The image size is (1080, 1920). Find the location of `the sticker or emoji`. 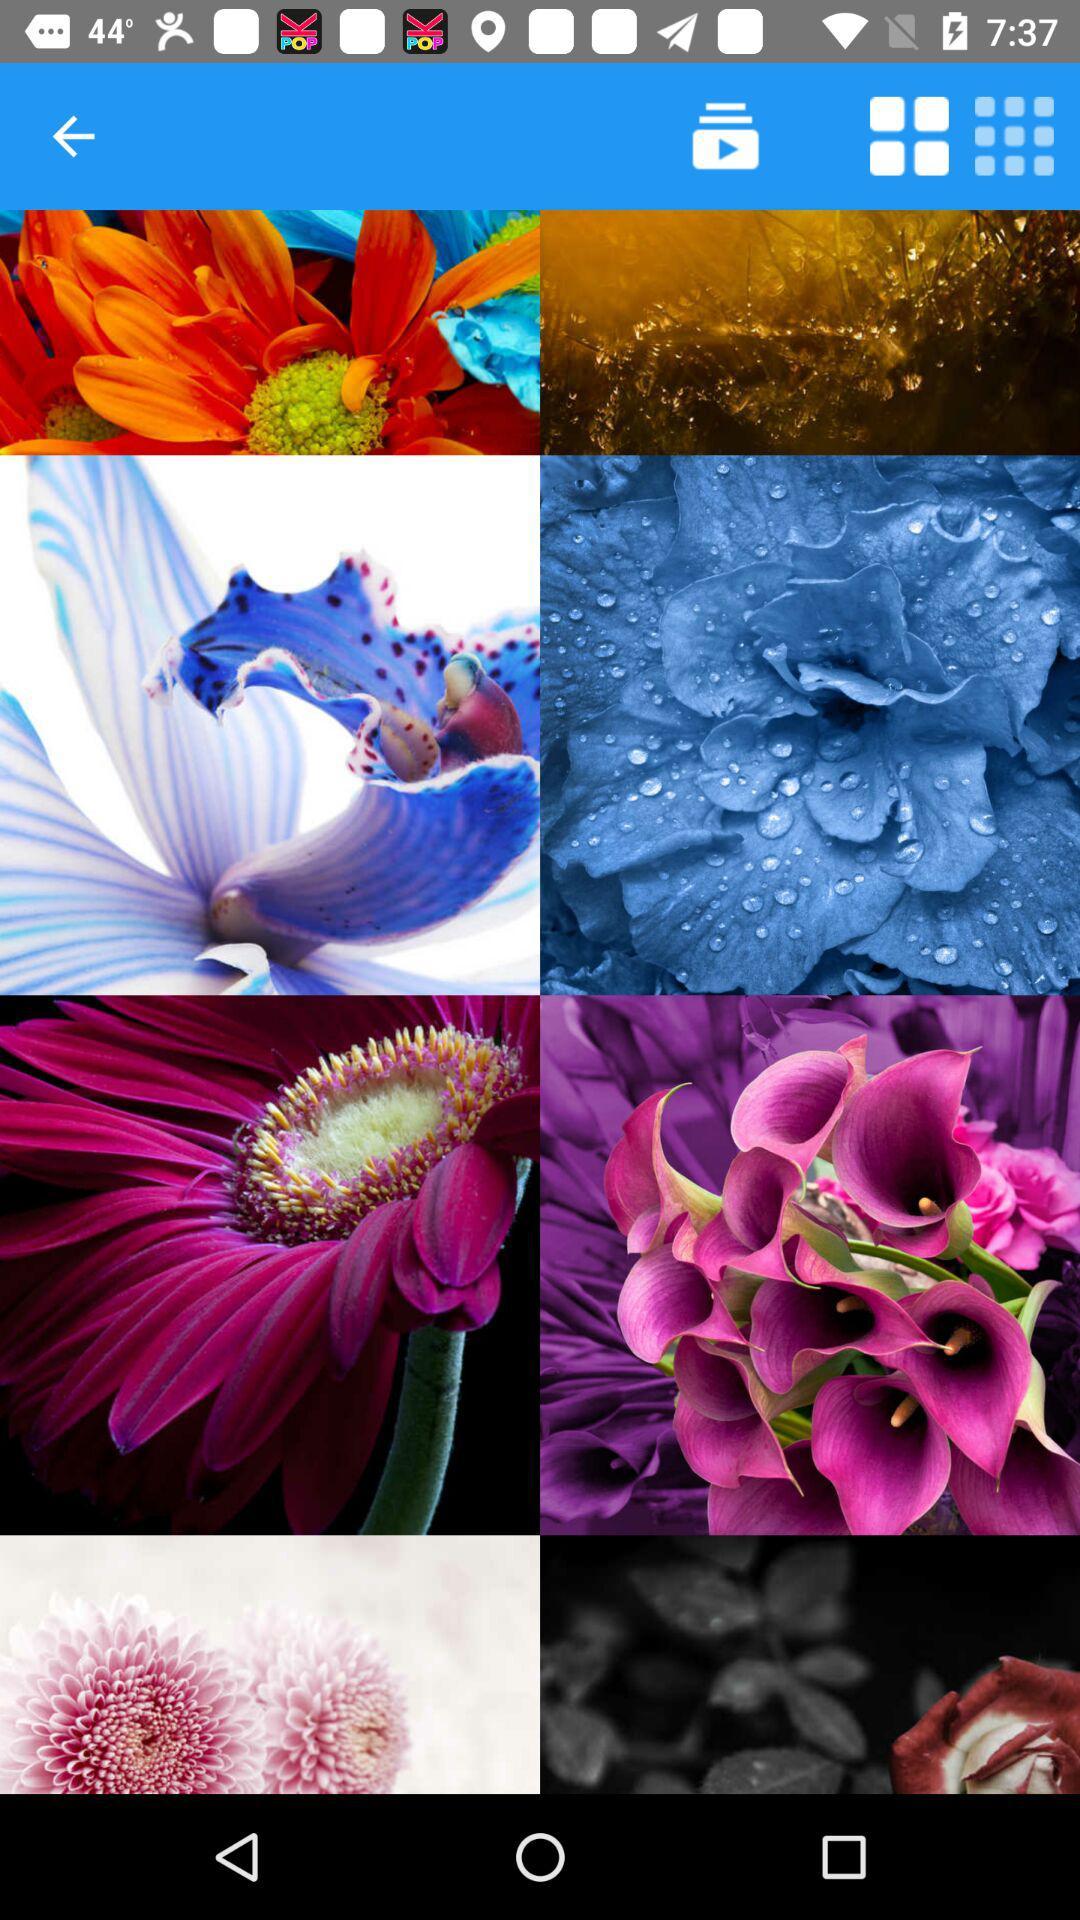

the sticker or emoji is located at coordinates (810, 1664).